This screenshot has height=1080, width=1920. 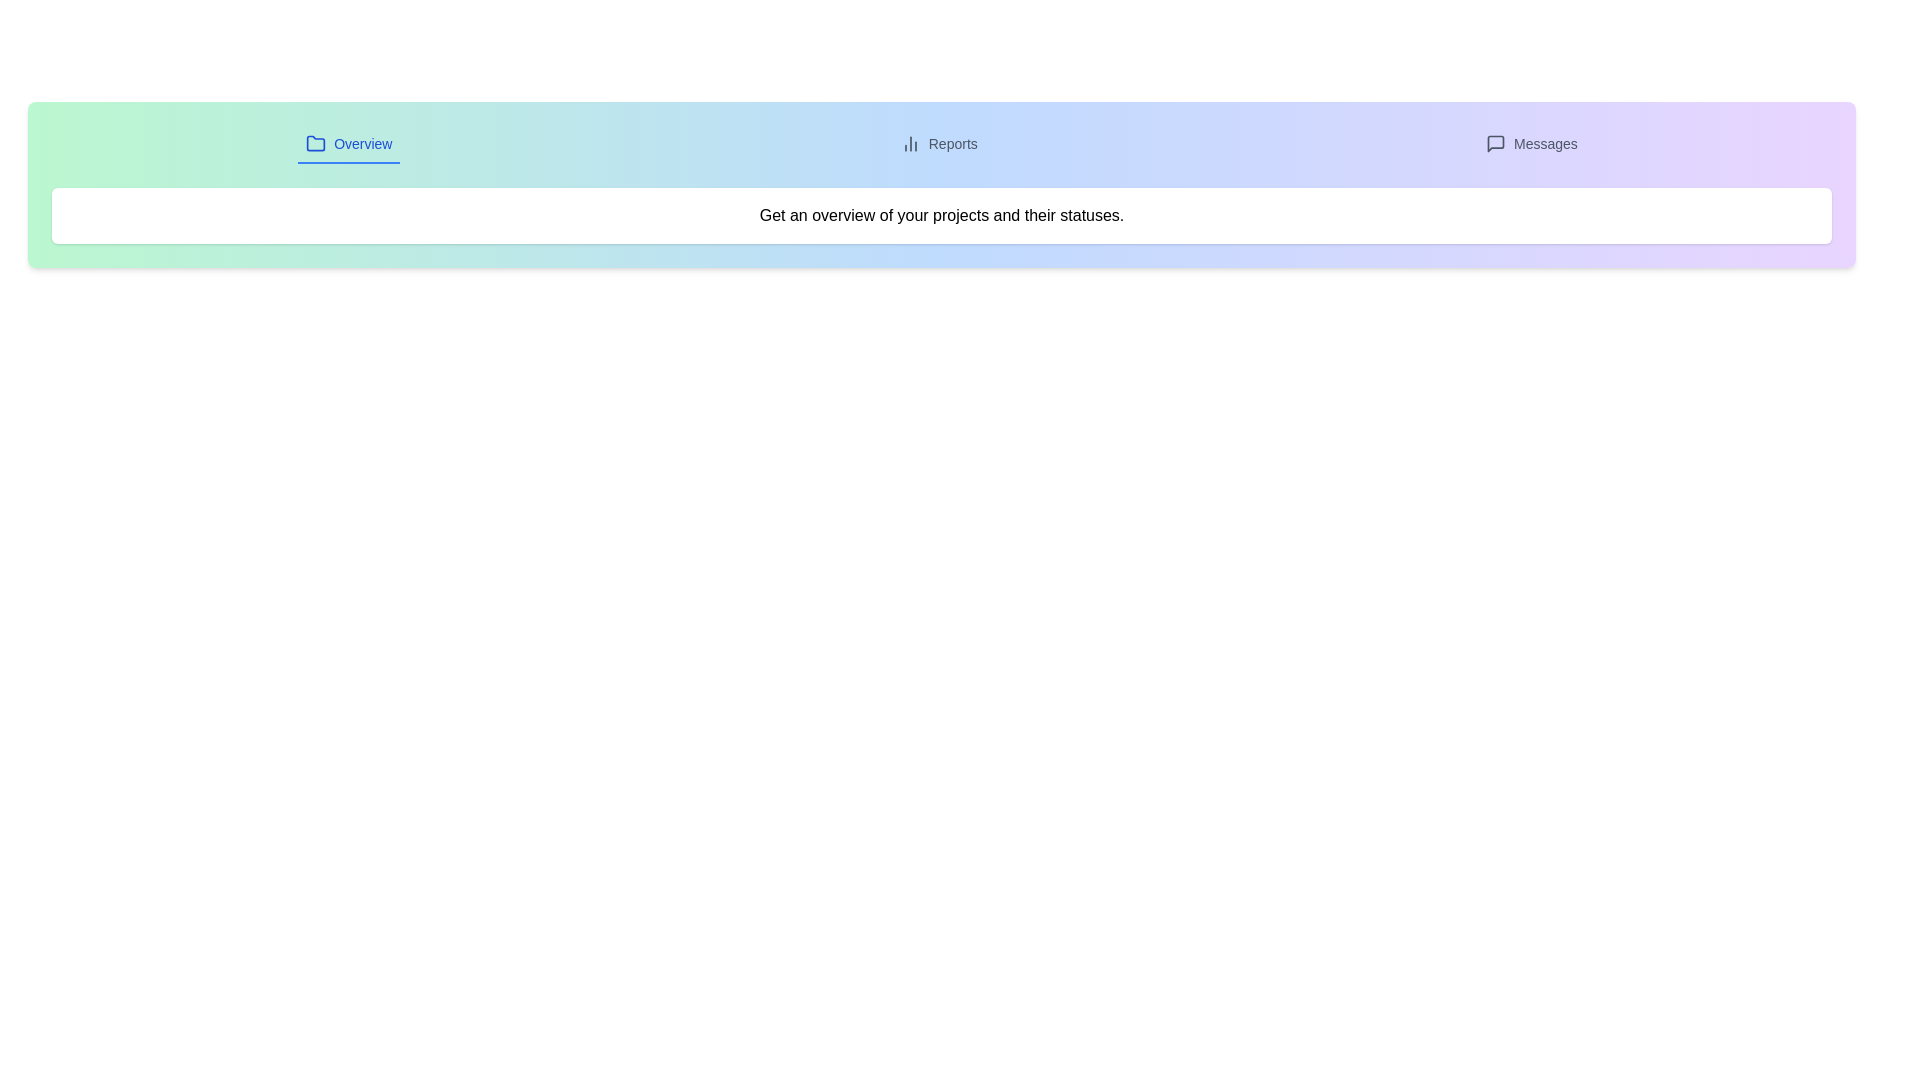 I want to click on the Messages tab, so click(x=1530, y=144).